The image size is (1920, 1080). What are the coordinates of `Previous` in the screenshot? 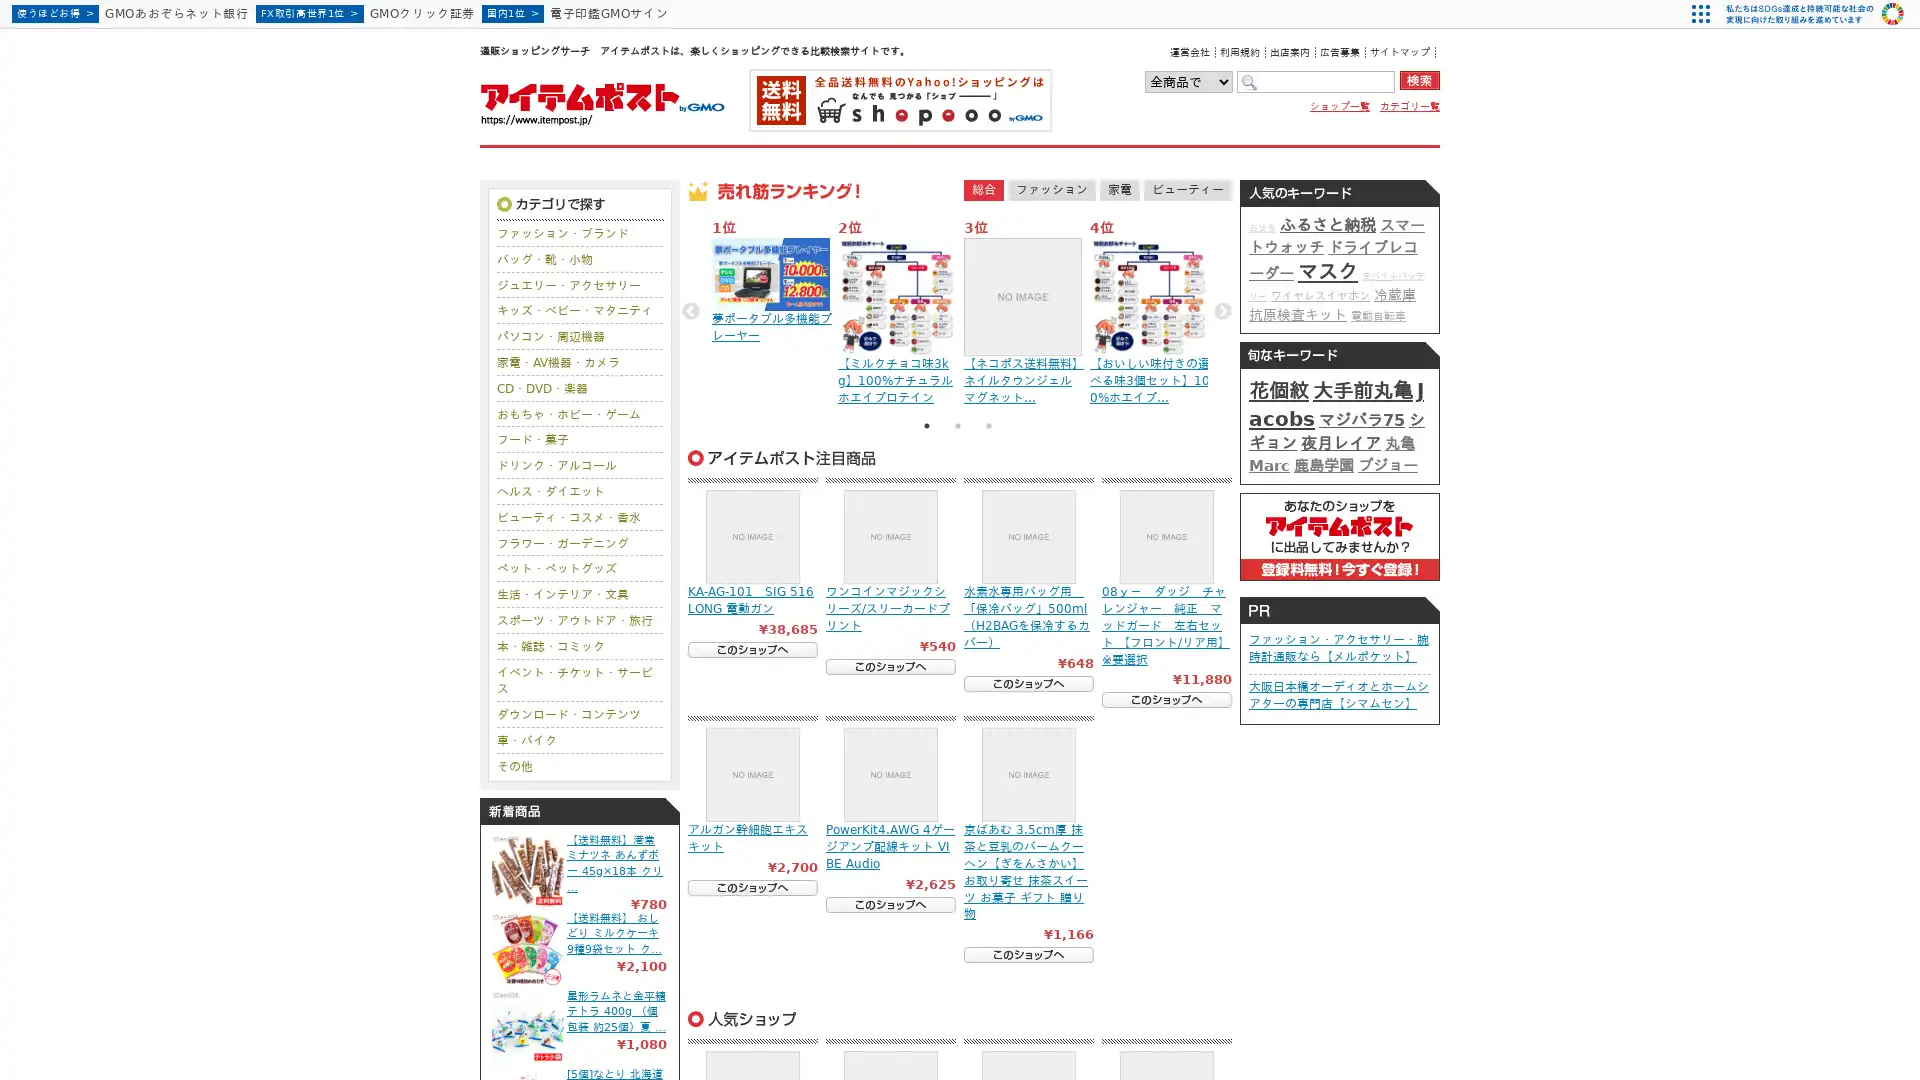 It's located at (691, 312).